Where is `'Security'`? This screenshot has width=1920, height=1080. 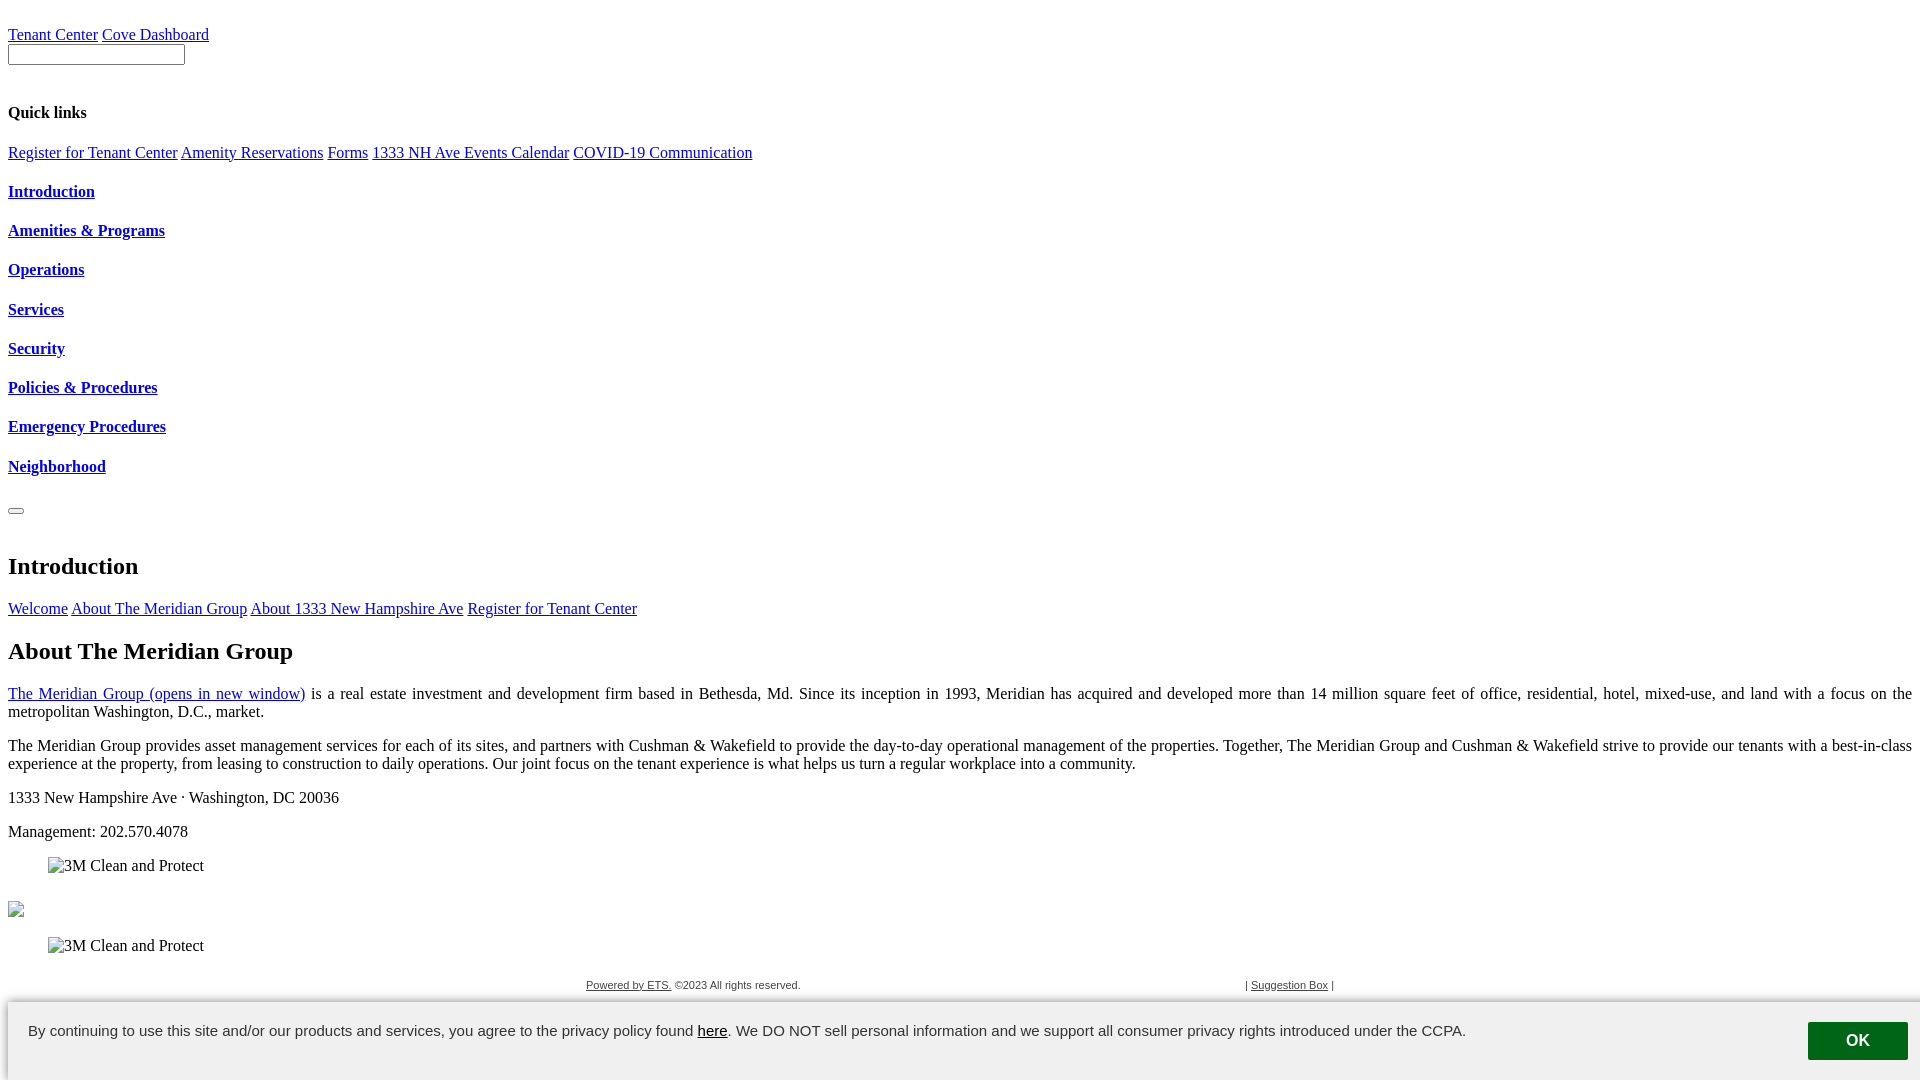 'Security' is located at coordinates (8, 347).